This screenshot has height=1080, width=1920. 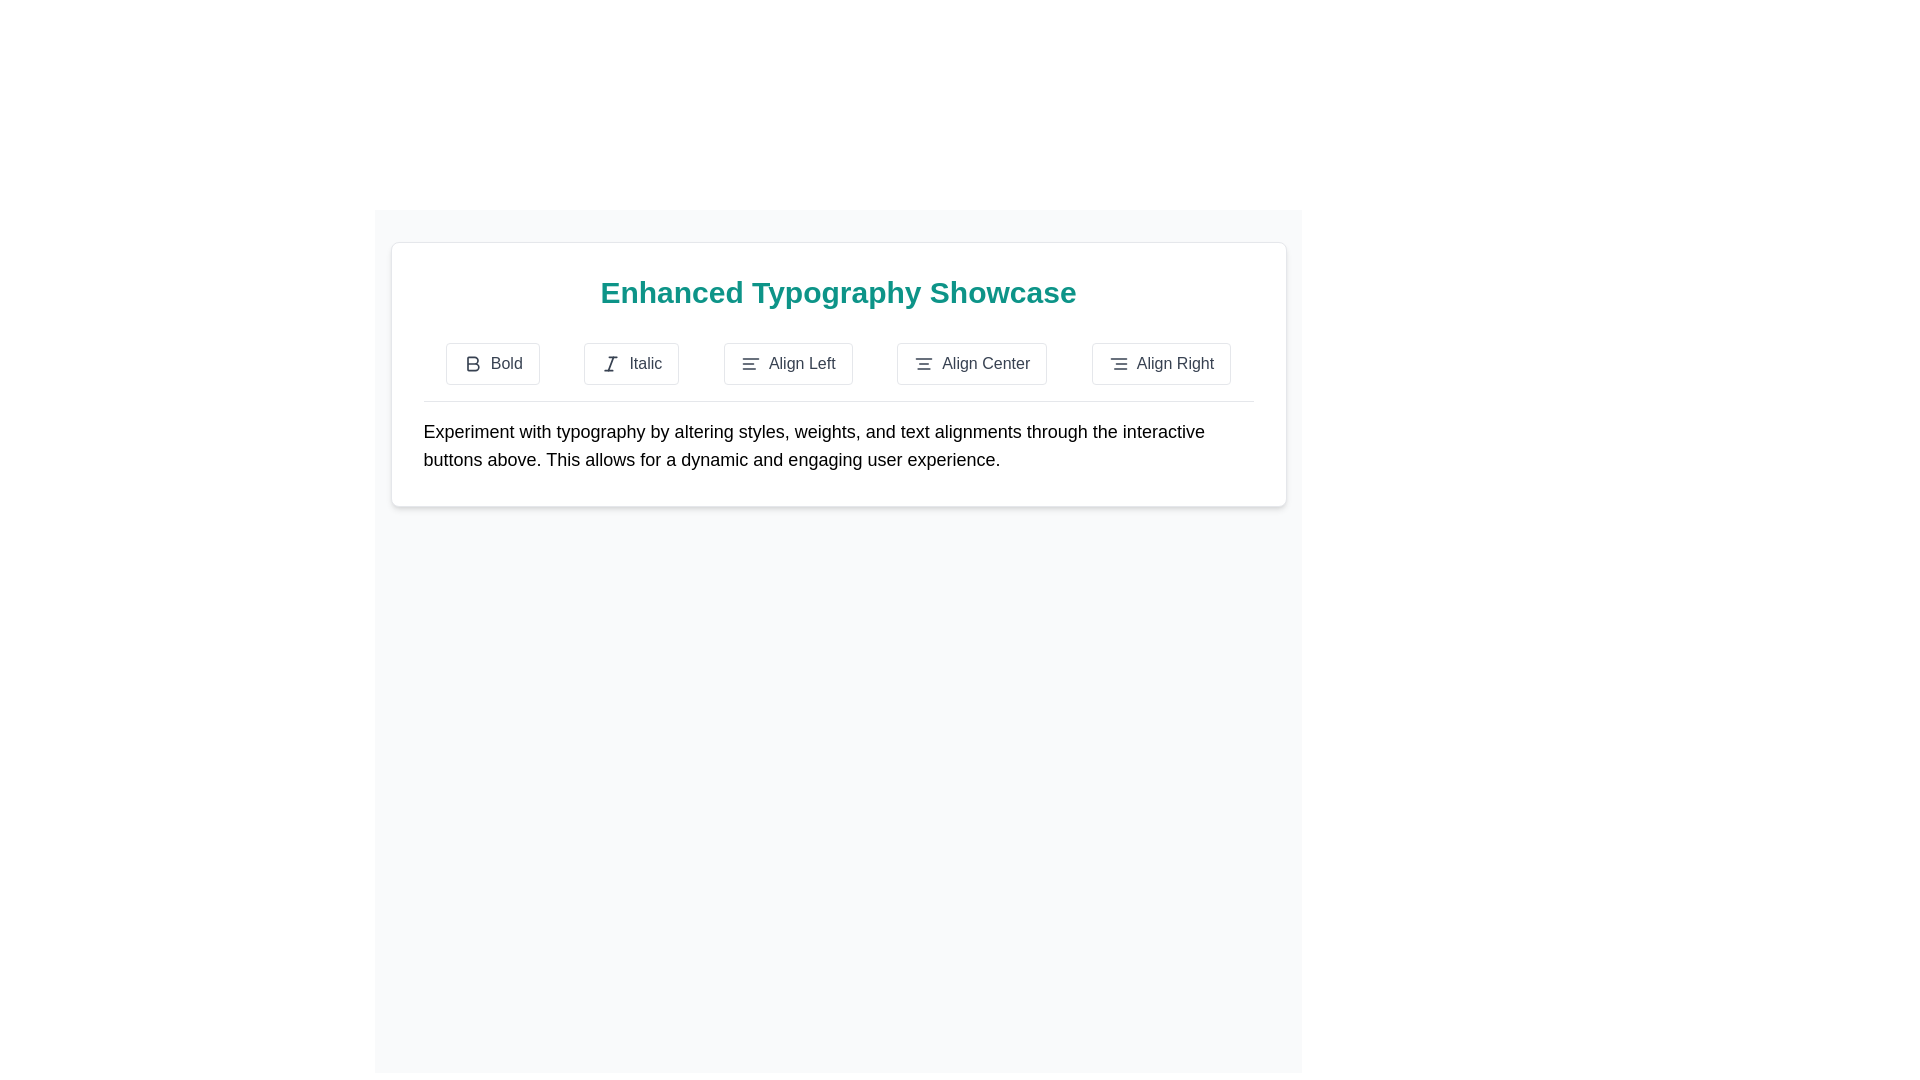 I want to click on the center alignment button located between the 'Align Left' and 'Align Right' buttons, so click(x=972, y=363).